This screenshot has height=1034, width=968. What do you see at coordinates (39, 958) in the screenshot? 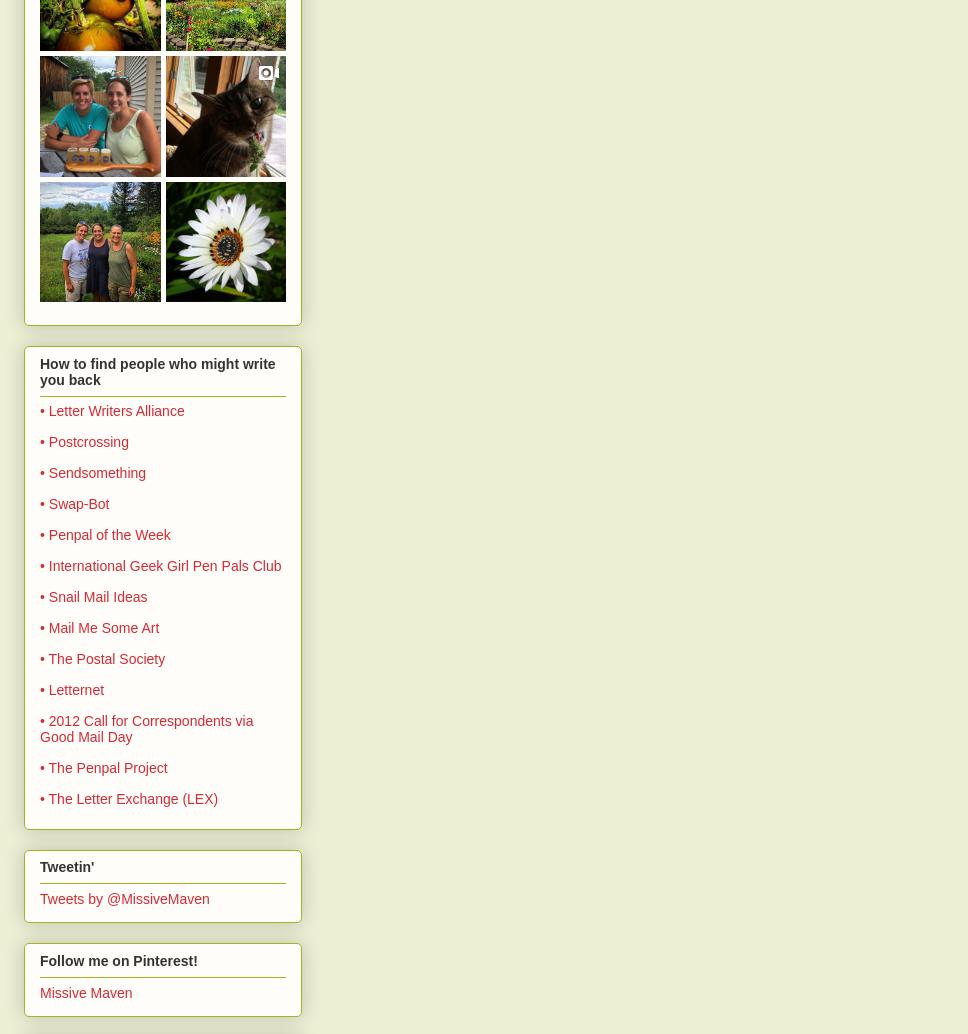
I see `'Follow me on Pinterest!'` at bounding box center [39, 958].